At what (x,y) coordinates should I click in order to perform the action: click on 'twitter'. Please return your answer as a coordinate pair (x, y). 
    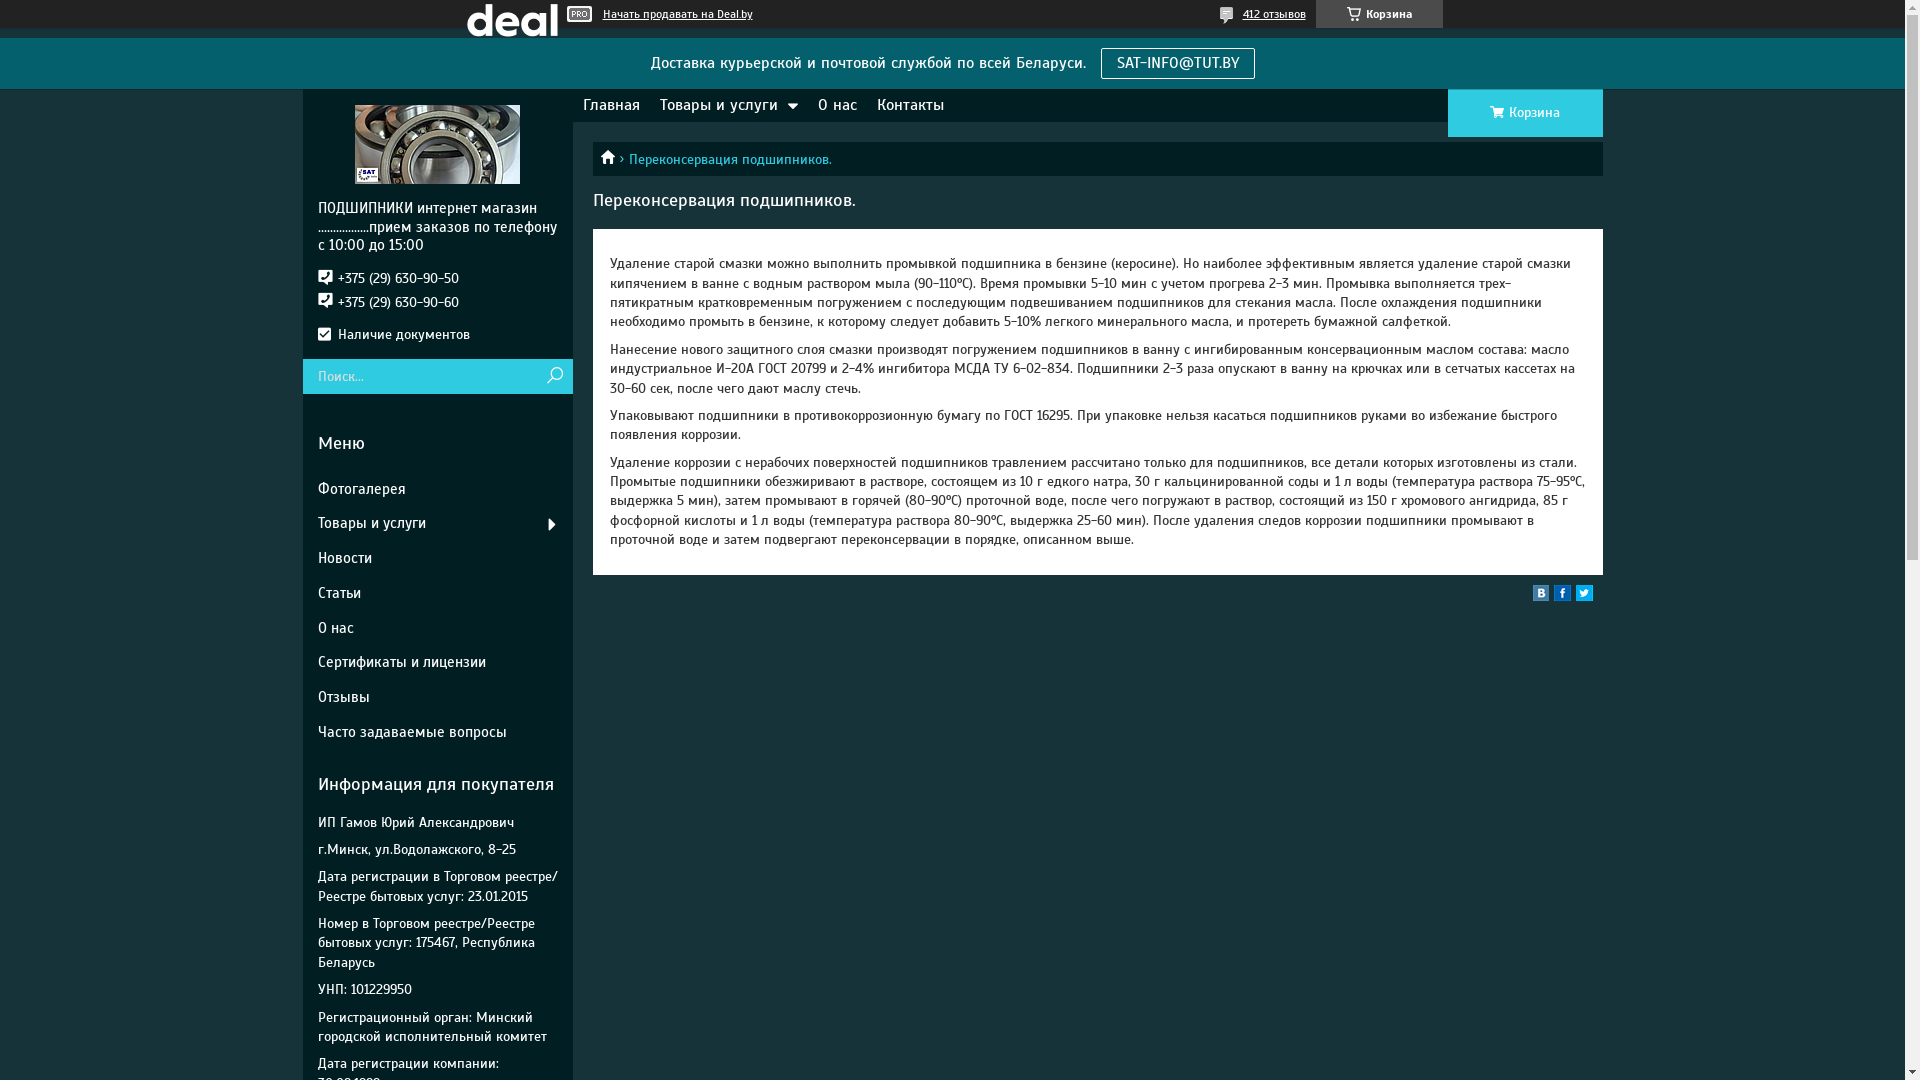
    Looking at the image, I should click on (1583, 595).